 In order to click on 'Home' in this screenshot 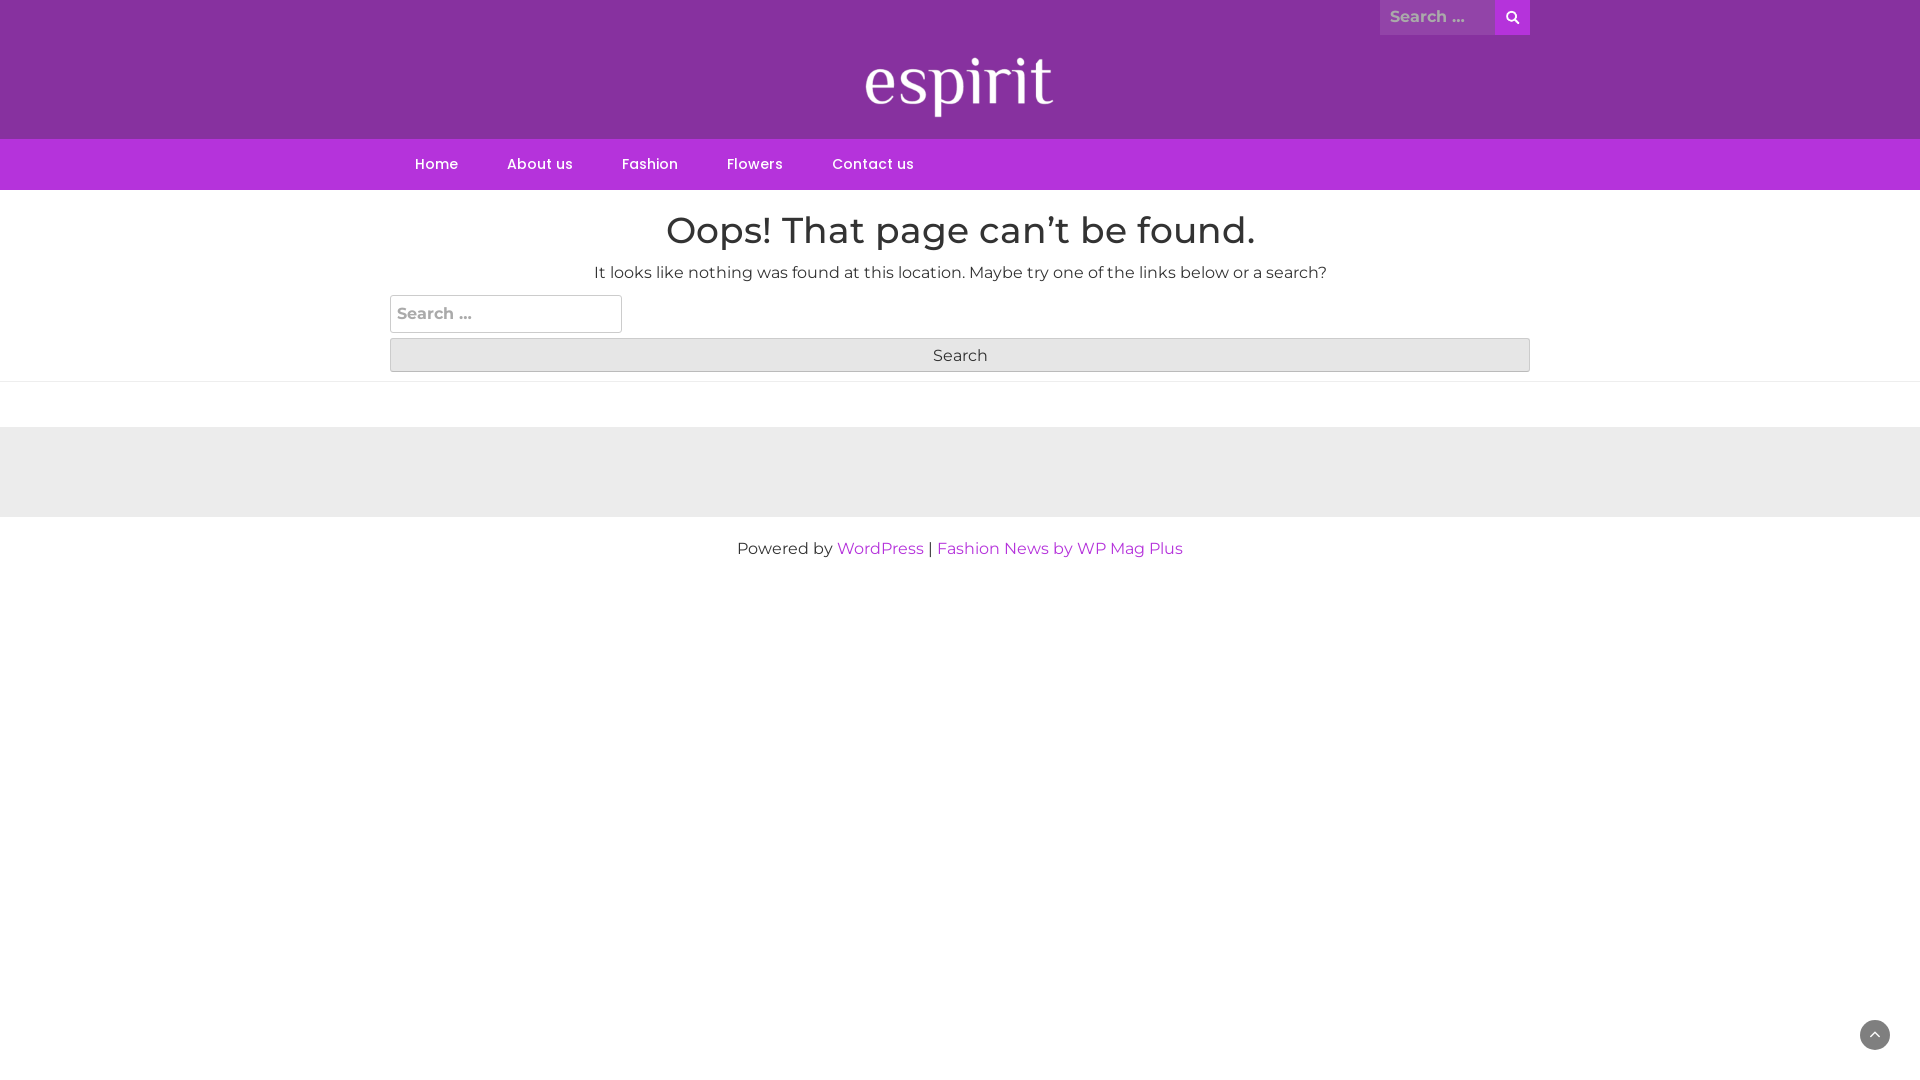, I will do `click(435, 163)`.